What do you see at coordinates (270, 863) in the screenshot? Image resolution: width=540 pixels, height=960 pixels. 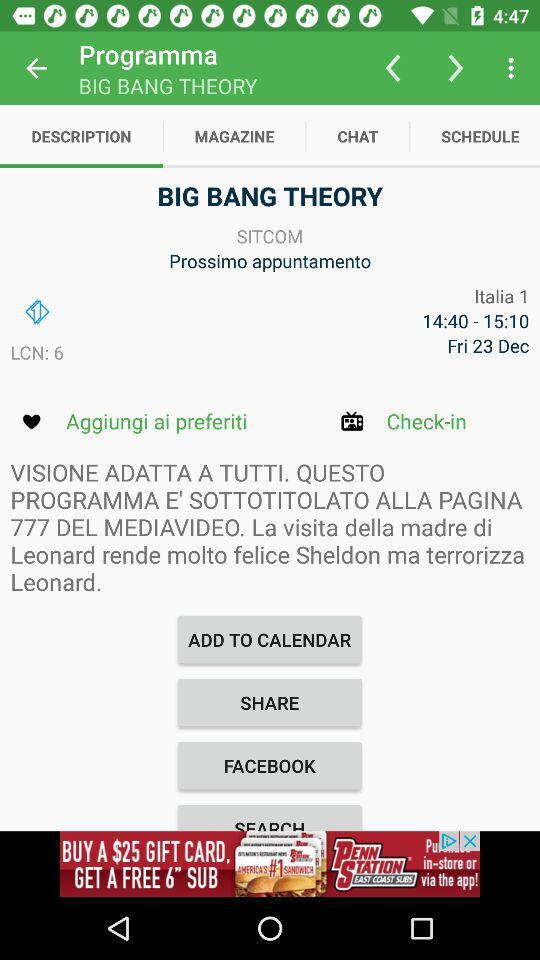 I see `see advertisement` at bounding box center [270, 863].